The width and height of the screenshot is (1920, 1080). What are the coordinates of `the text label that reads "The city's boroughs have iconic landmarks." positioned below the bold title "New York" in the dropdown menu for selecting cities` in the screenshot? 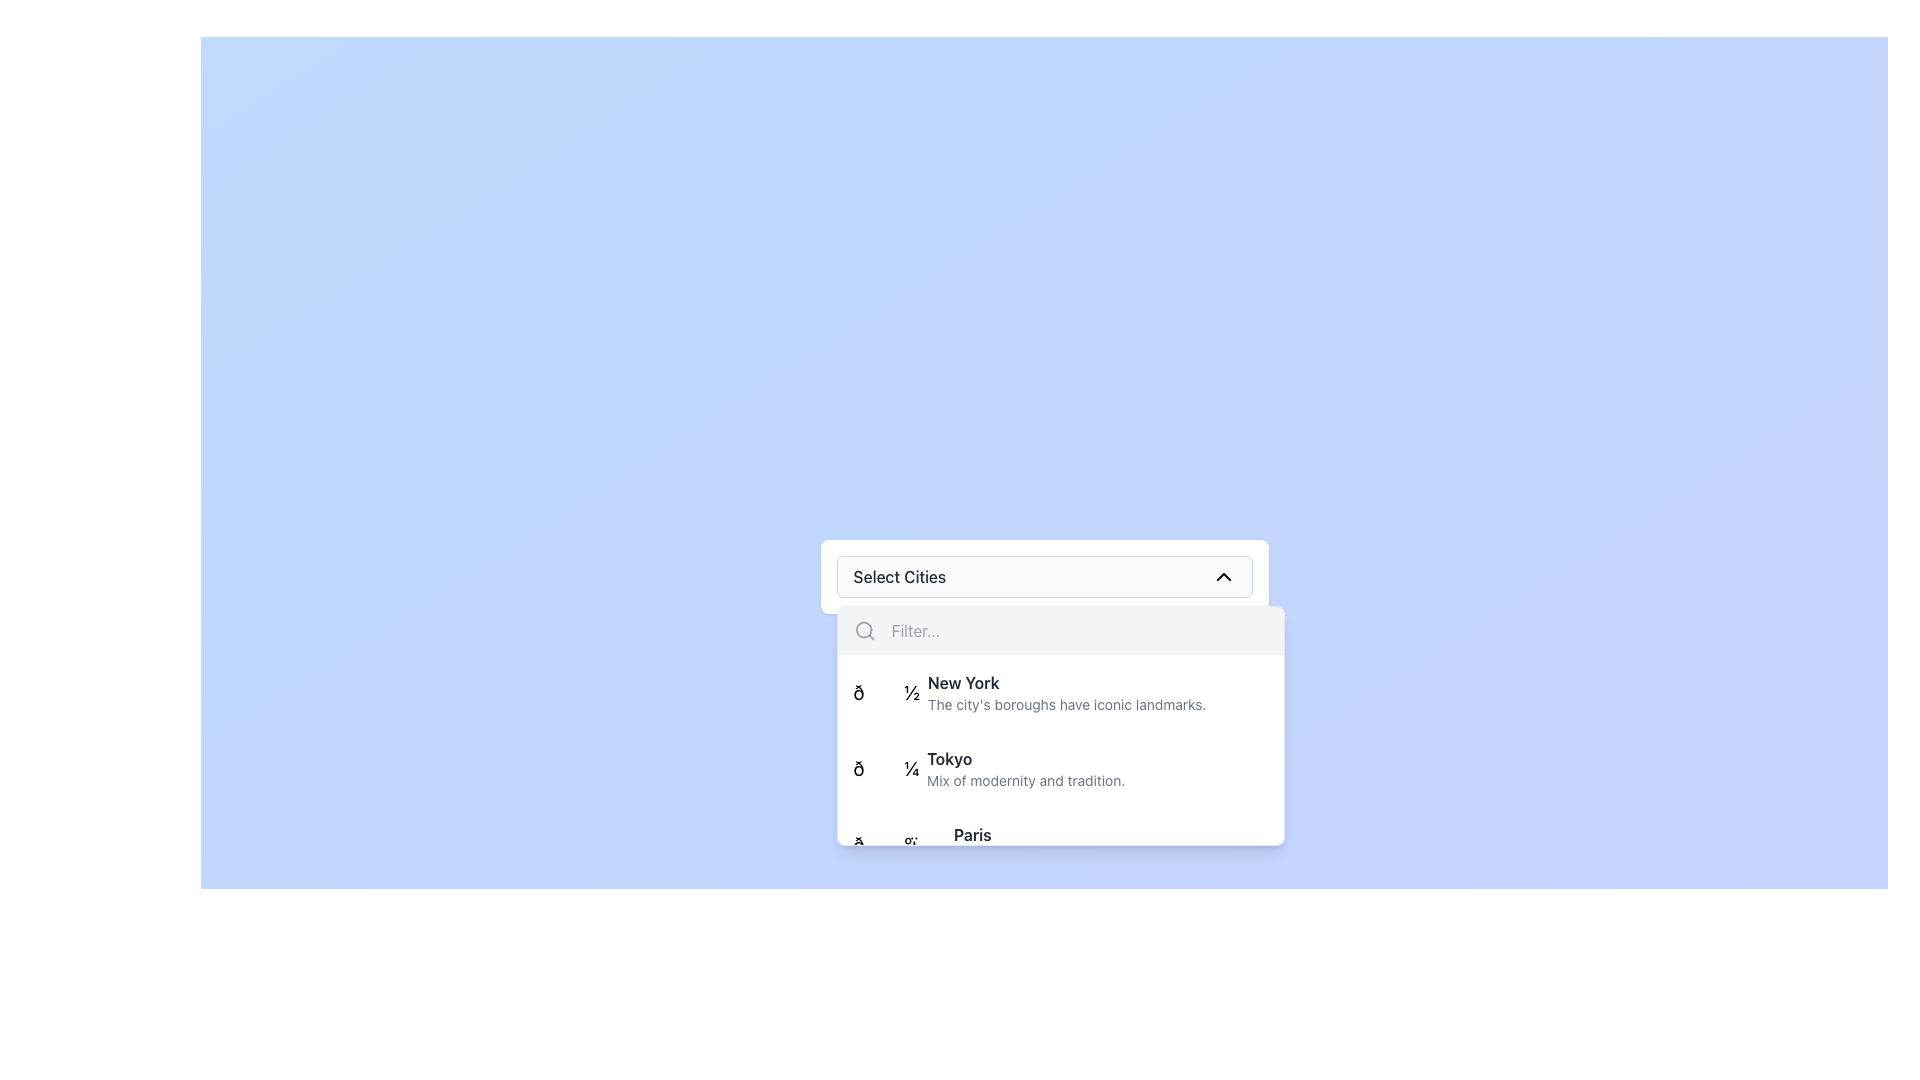 It's located at (1066, 704).